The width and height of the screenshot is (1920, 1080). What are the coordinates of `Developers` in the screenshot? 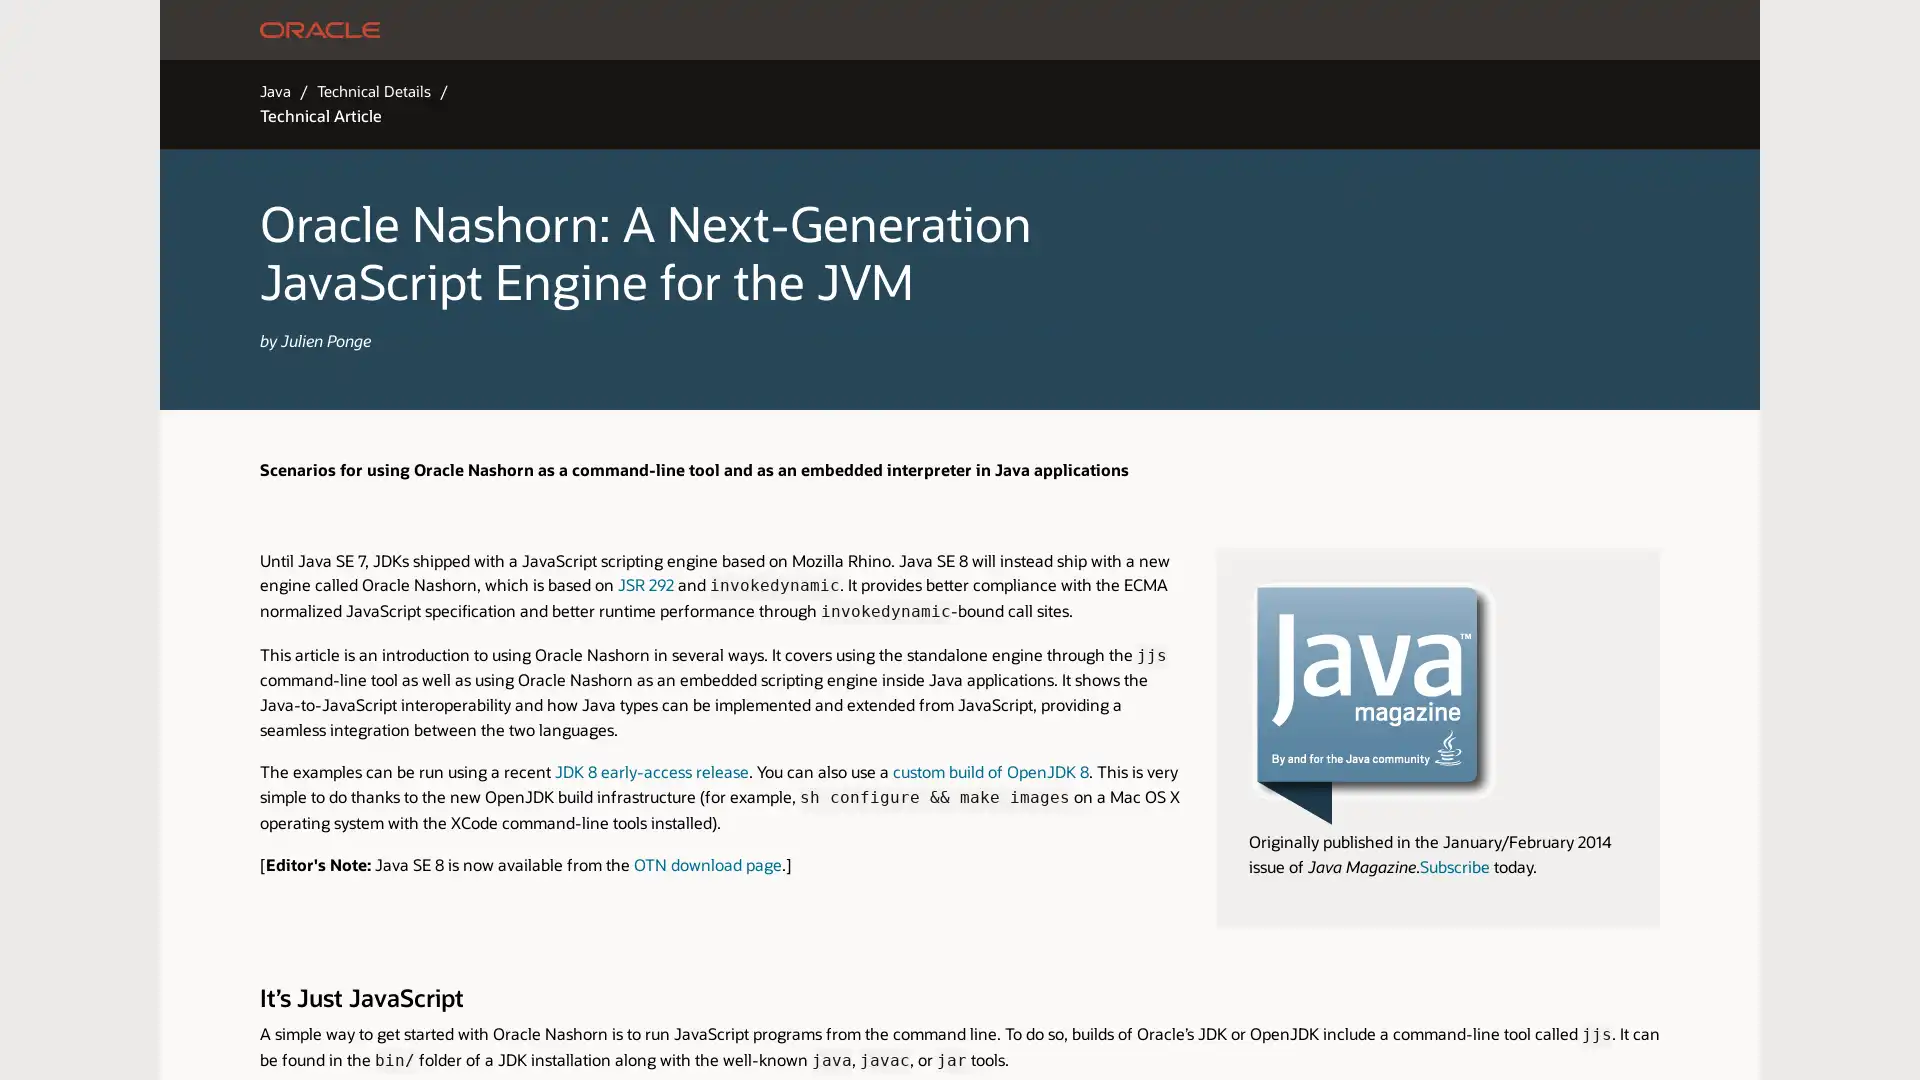 It's located at (1018, 29).